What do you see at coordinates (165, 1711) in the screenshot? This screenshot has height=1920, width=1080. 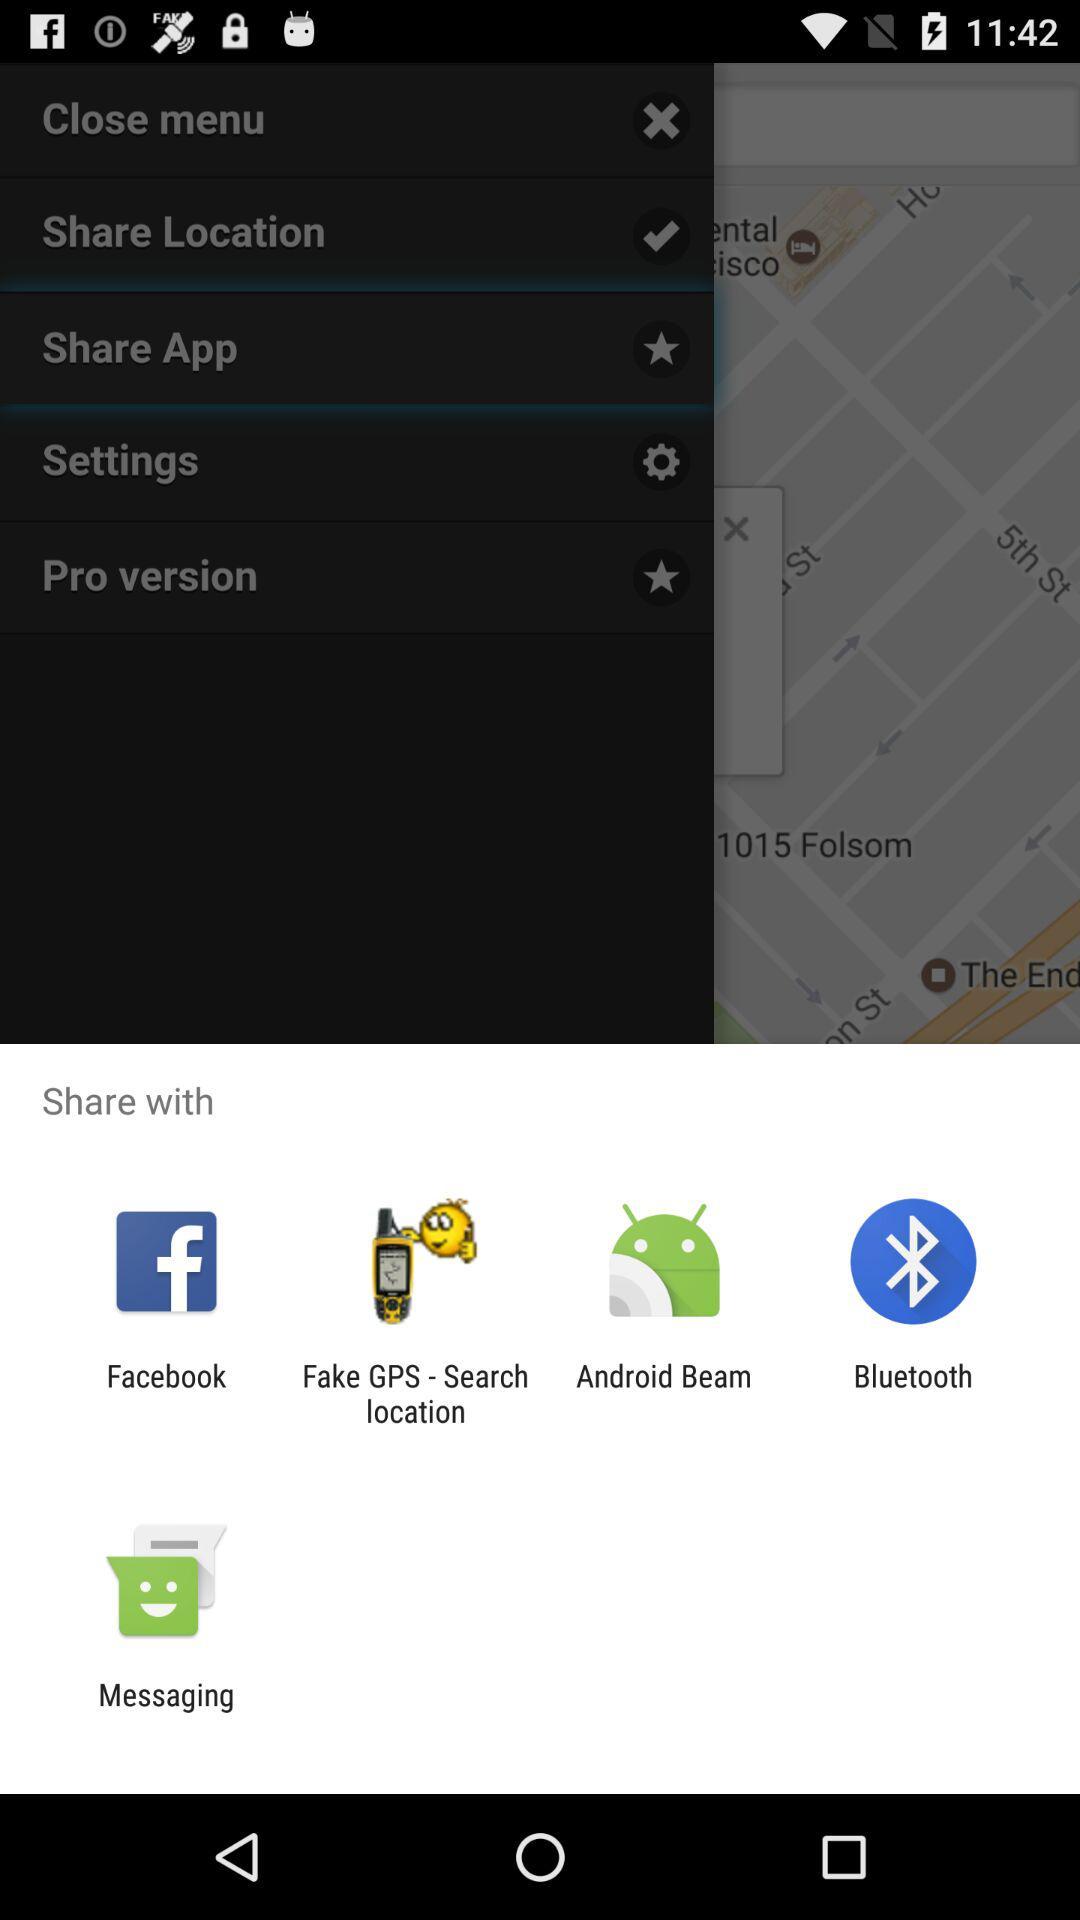 I see `the messaging app` at bounding box center [165, 1711].